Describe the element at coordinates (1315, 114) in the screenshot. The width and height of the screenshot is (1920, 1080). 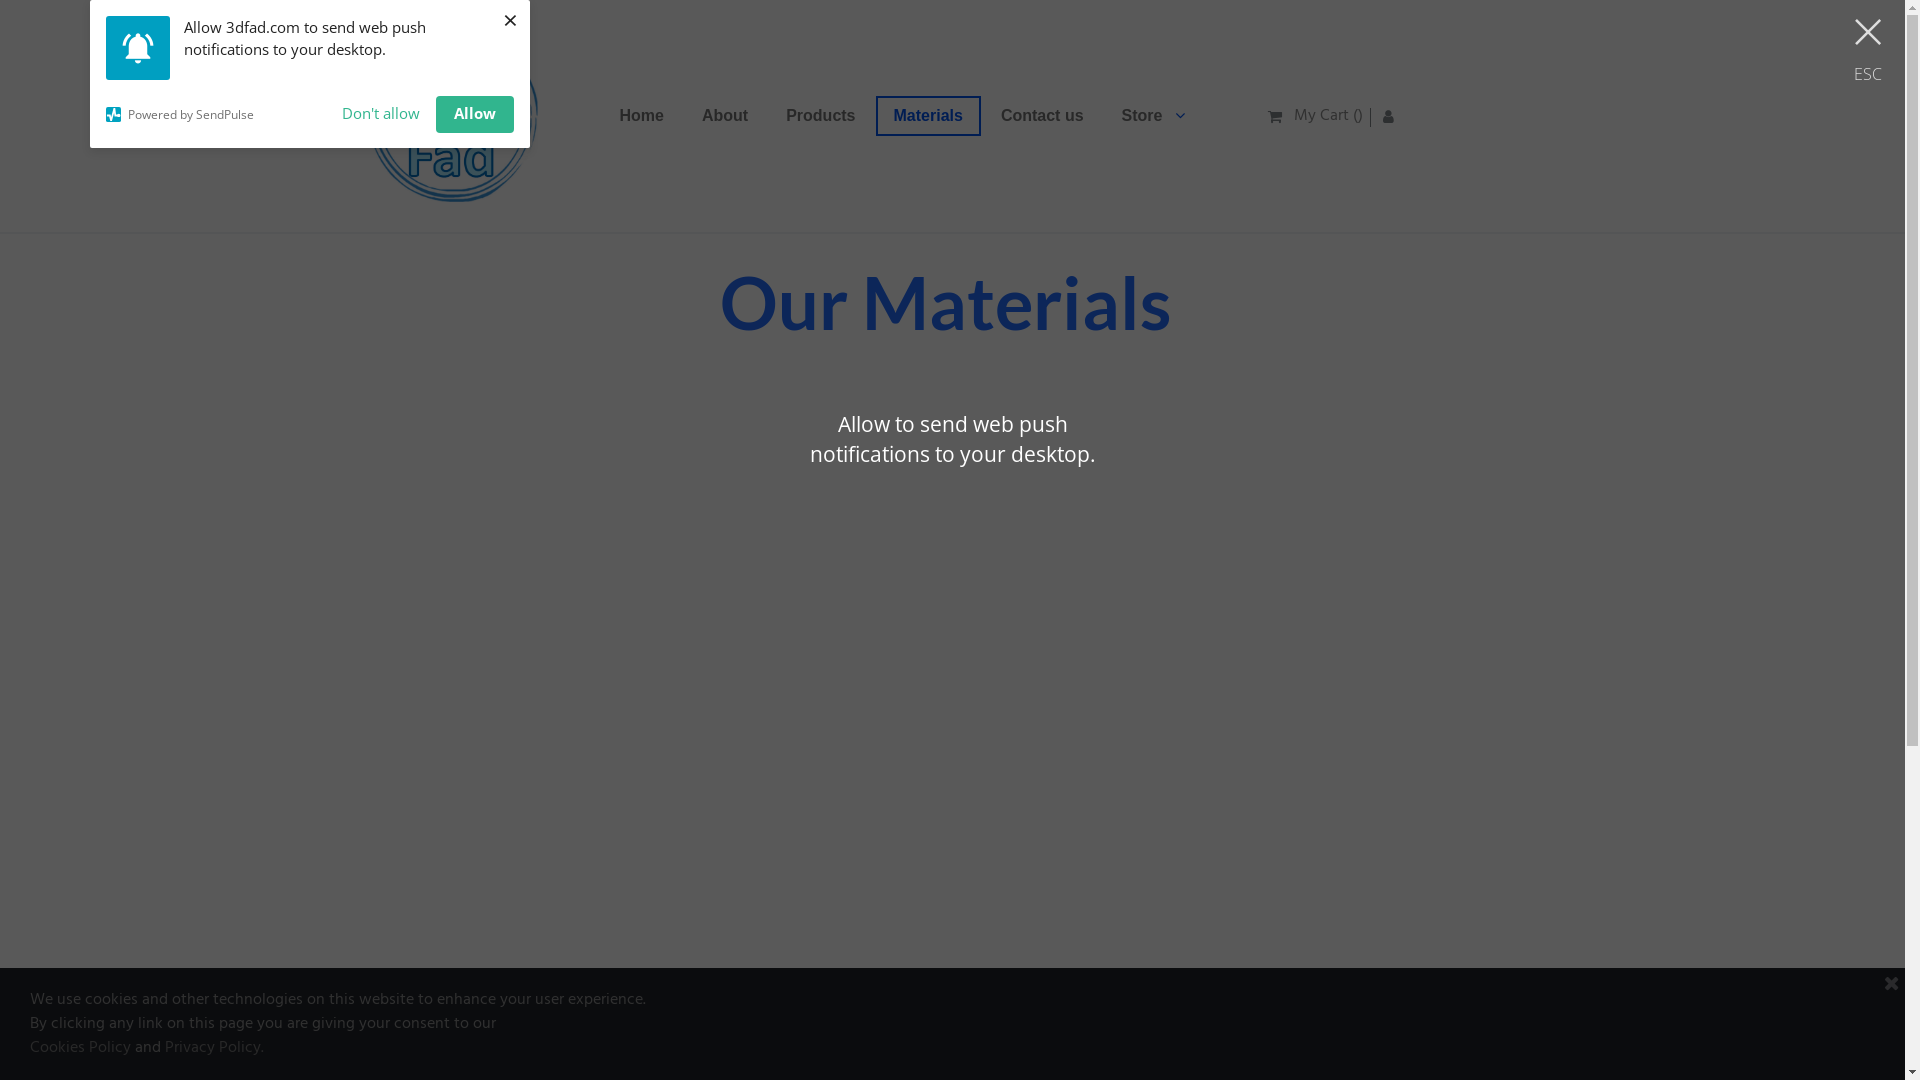
I see `'My Cart ()'` at that location.